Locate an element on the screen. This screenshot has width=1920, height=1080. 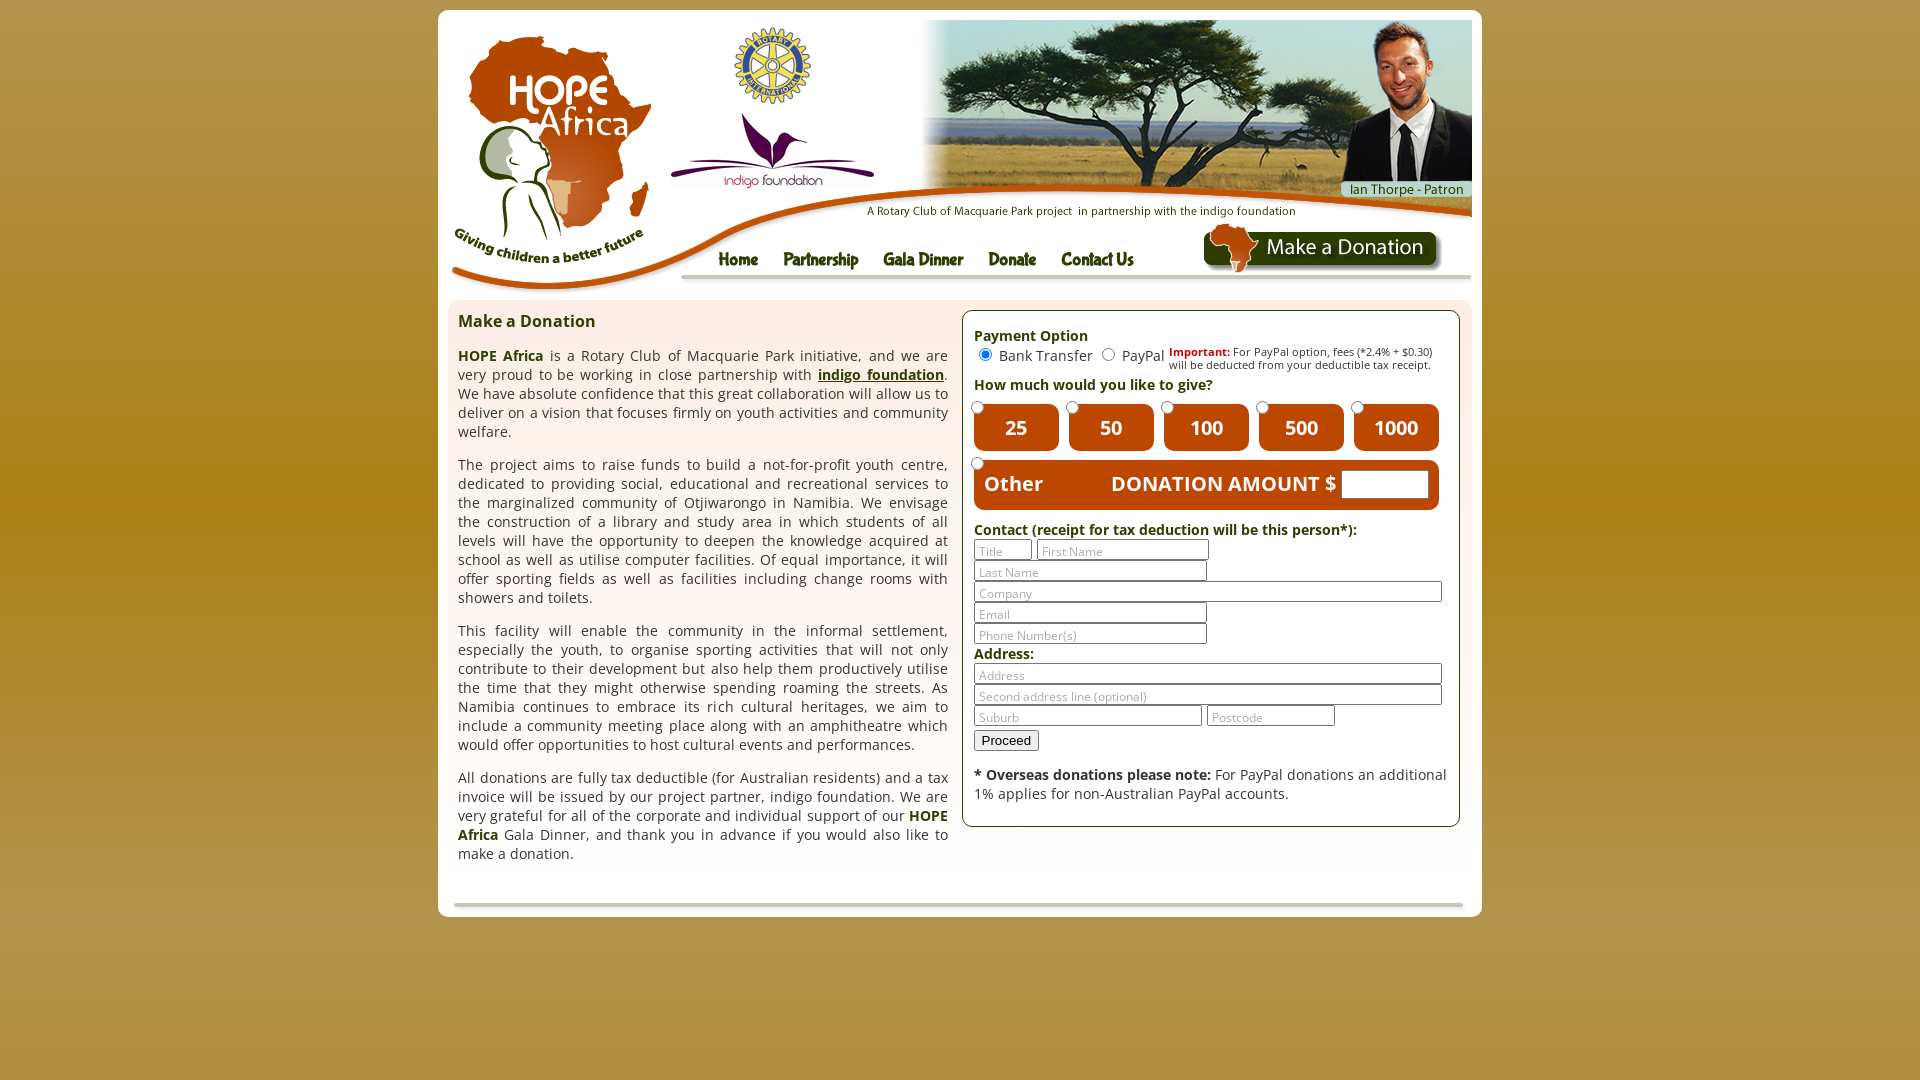
'Contact Us' is located at coordinates (1108, 254).